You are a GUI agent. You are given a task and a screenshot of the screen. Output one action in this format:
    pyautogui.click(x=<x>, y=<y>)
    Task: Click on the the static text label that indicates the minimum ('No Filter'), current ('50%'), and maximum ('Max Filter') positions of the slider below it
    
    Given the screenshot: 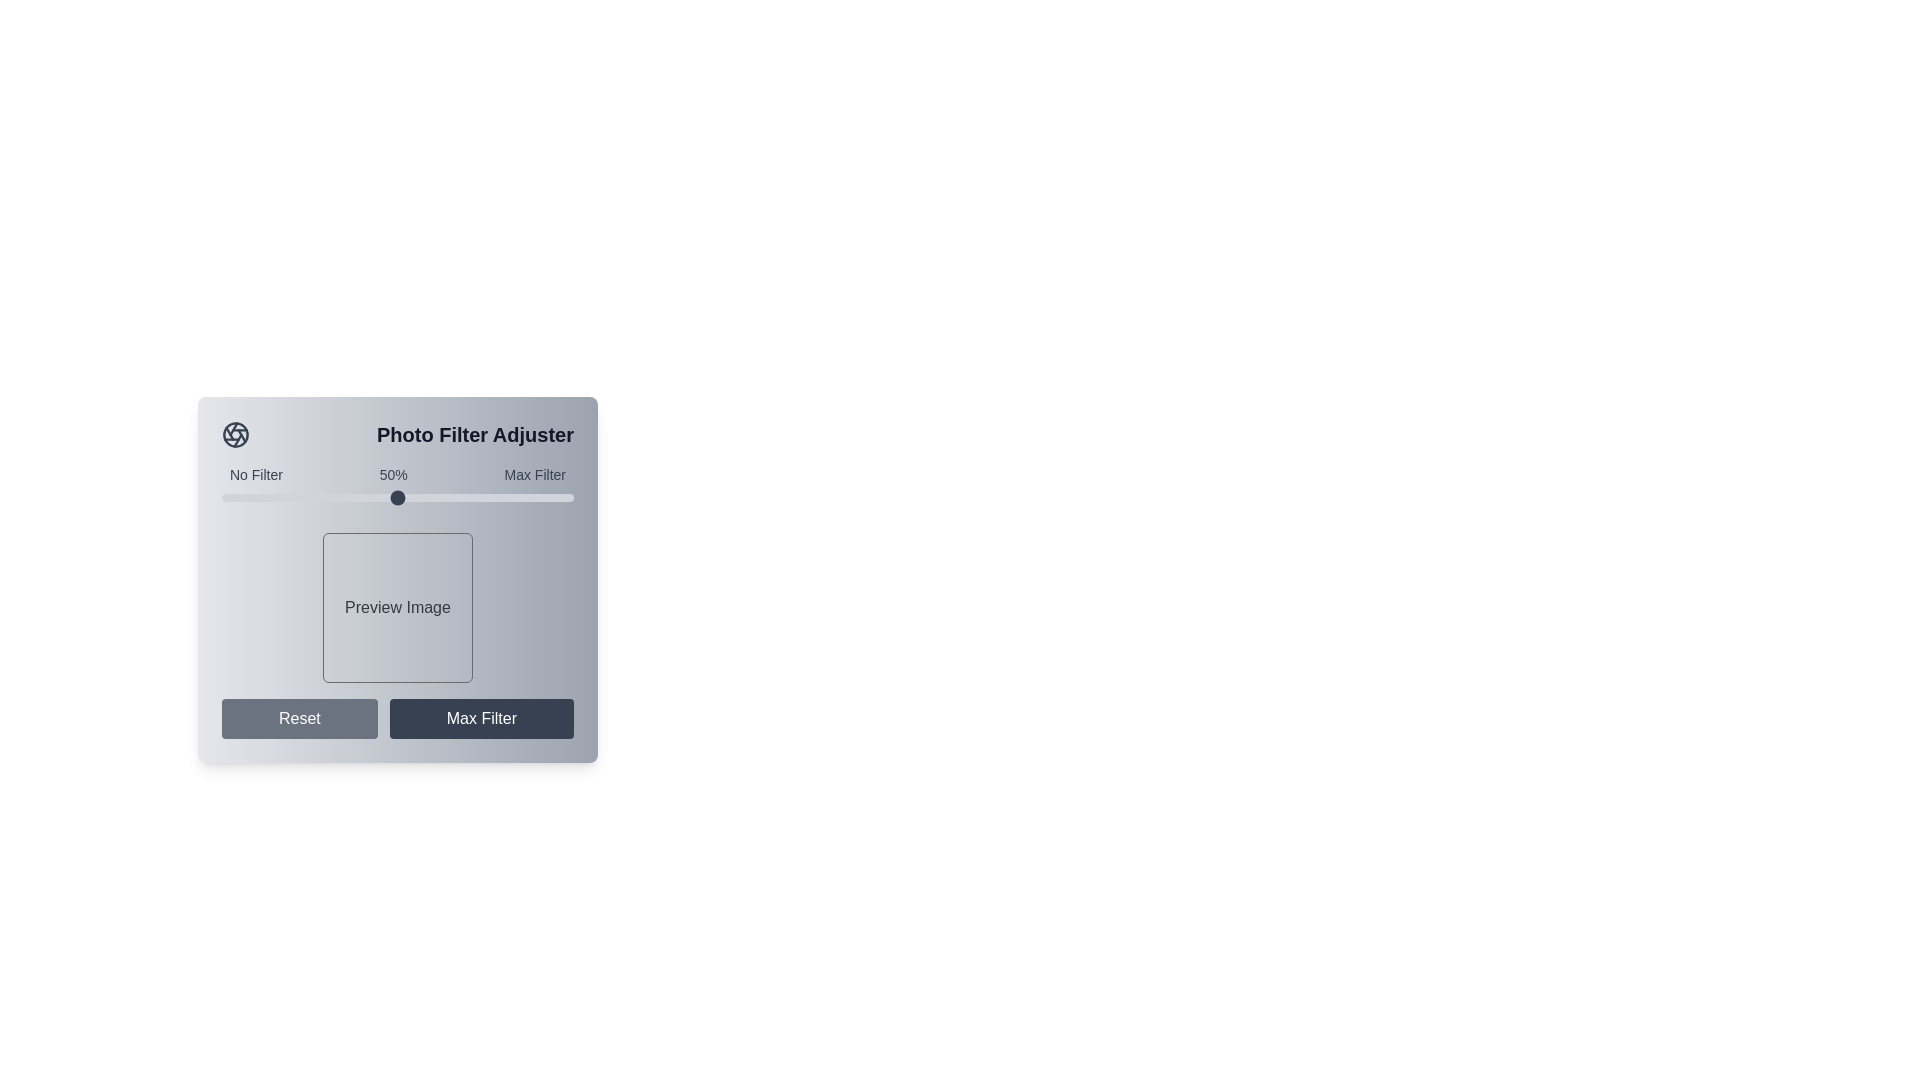 What is the action you would take?
    pyautogui.click(x=398, y=474)
    